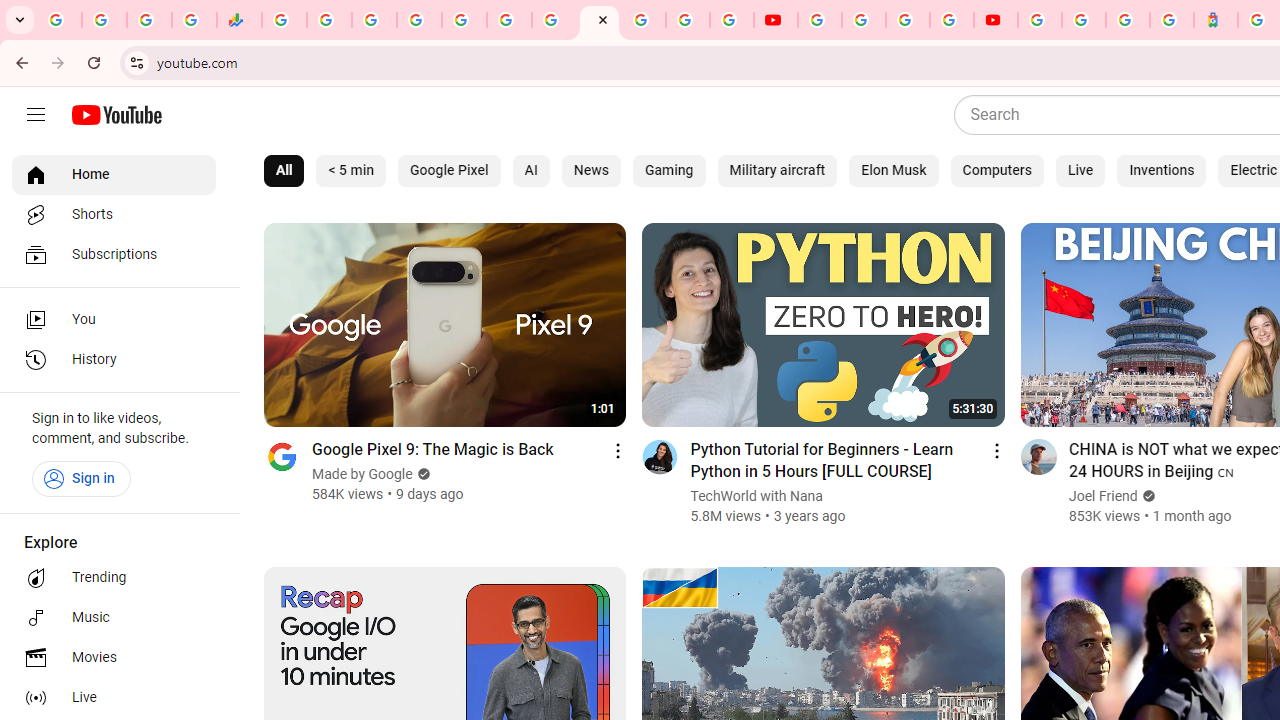  What do you see at coordinates (997, 170) in the screenshot?
I see `'Computers'` at bounding box center [997, 170].